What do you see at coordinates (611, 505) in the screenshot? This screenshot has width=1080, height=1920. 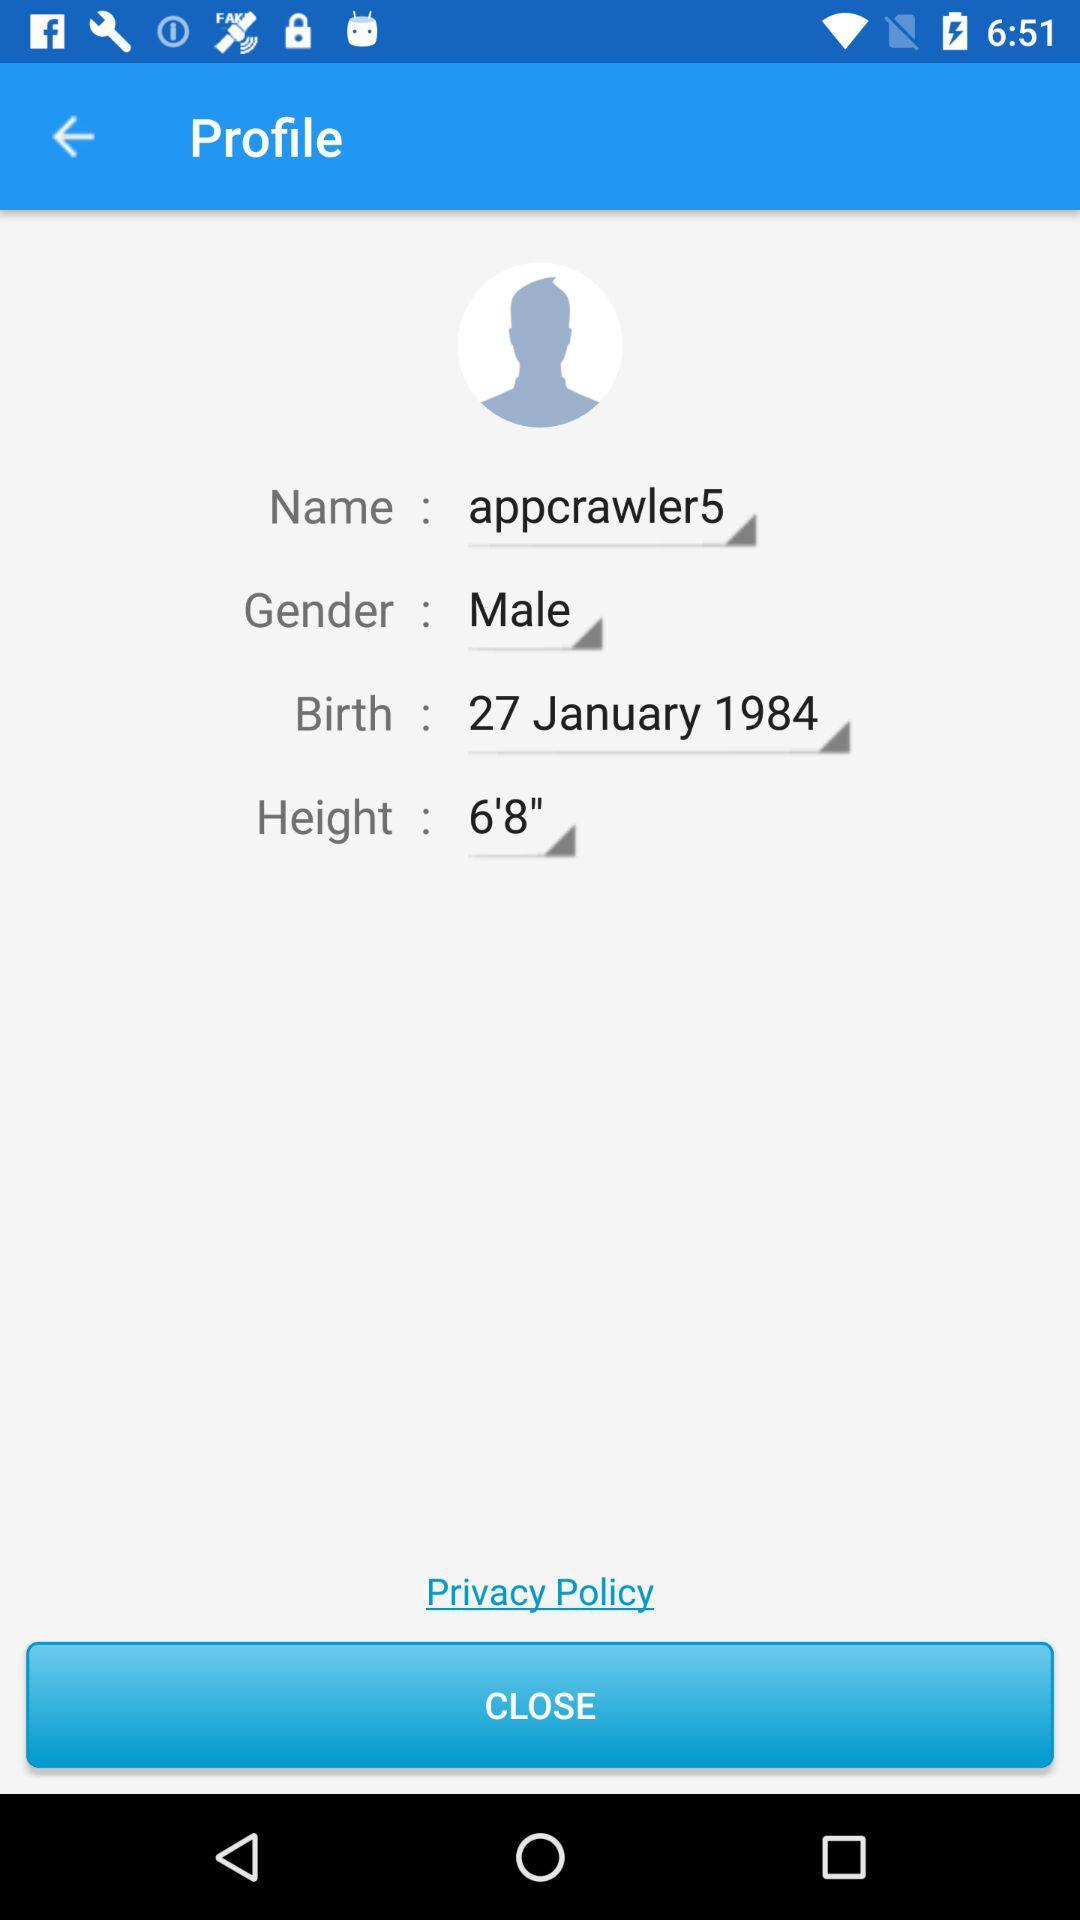 I see `the item to the right of :` at bounding box center [611, 505].